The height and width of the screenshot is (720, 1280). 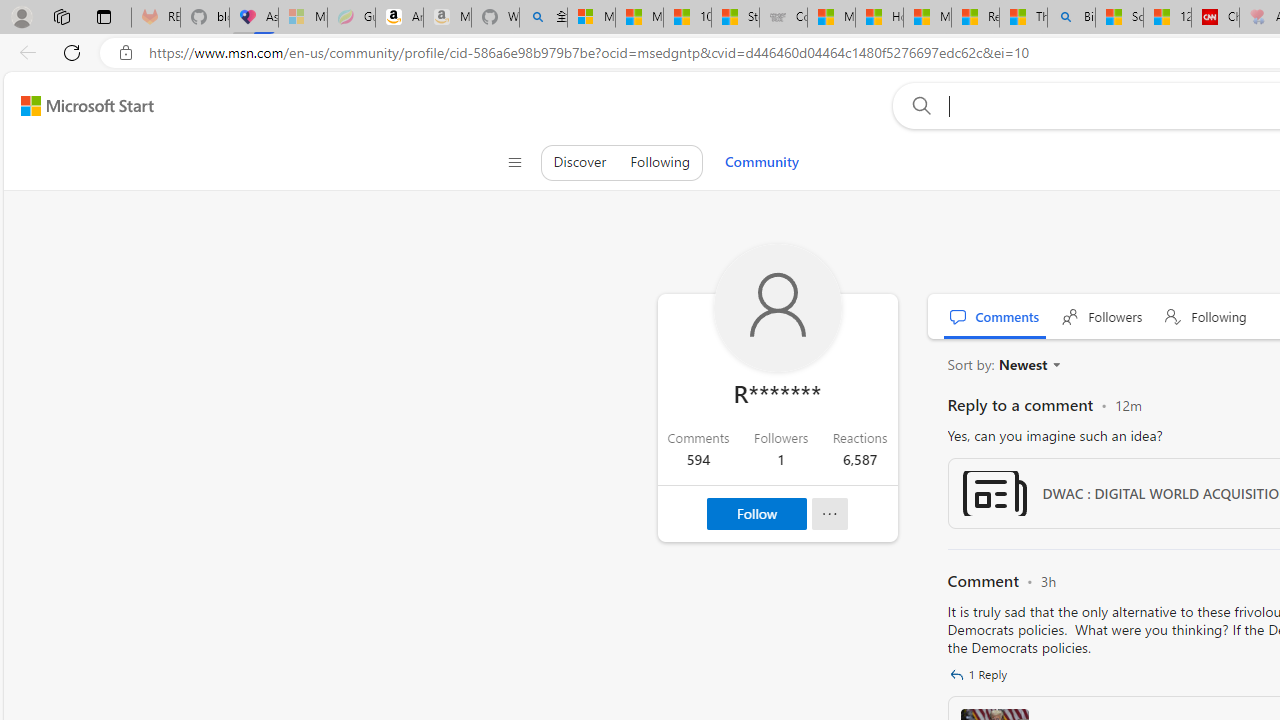 I want to click on ' Comments', so click(x=995, y=315).